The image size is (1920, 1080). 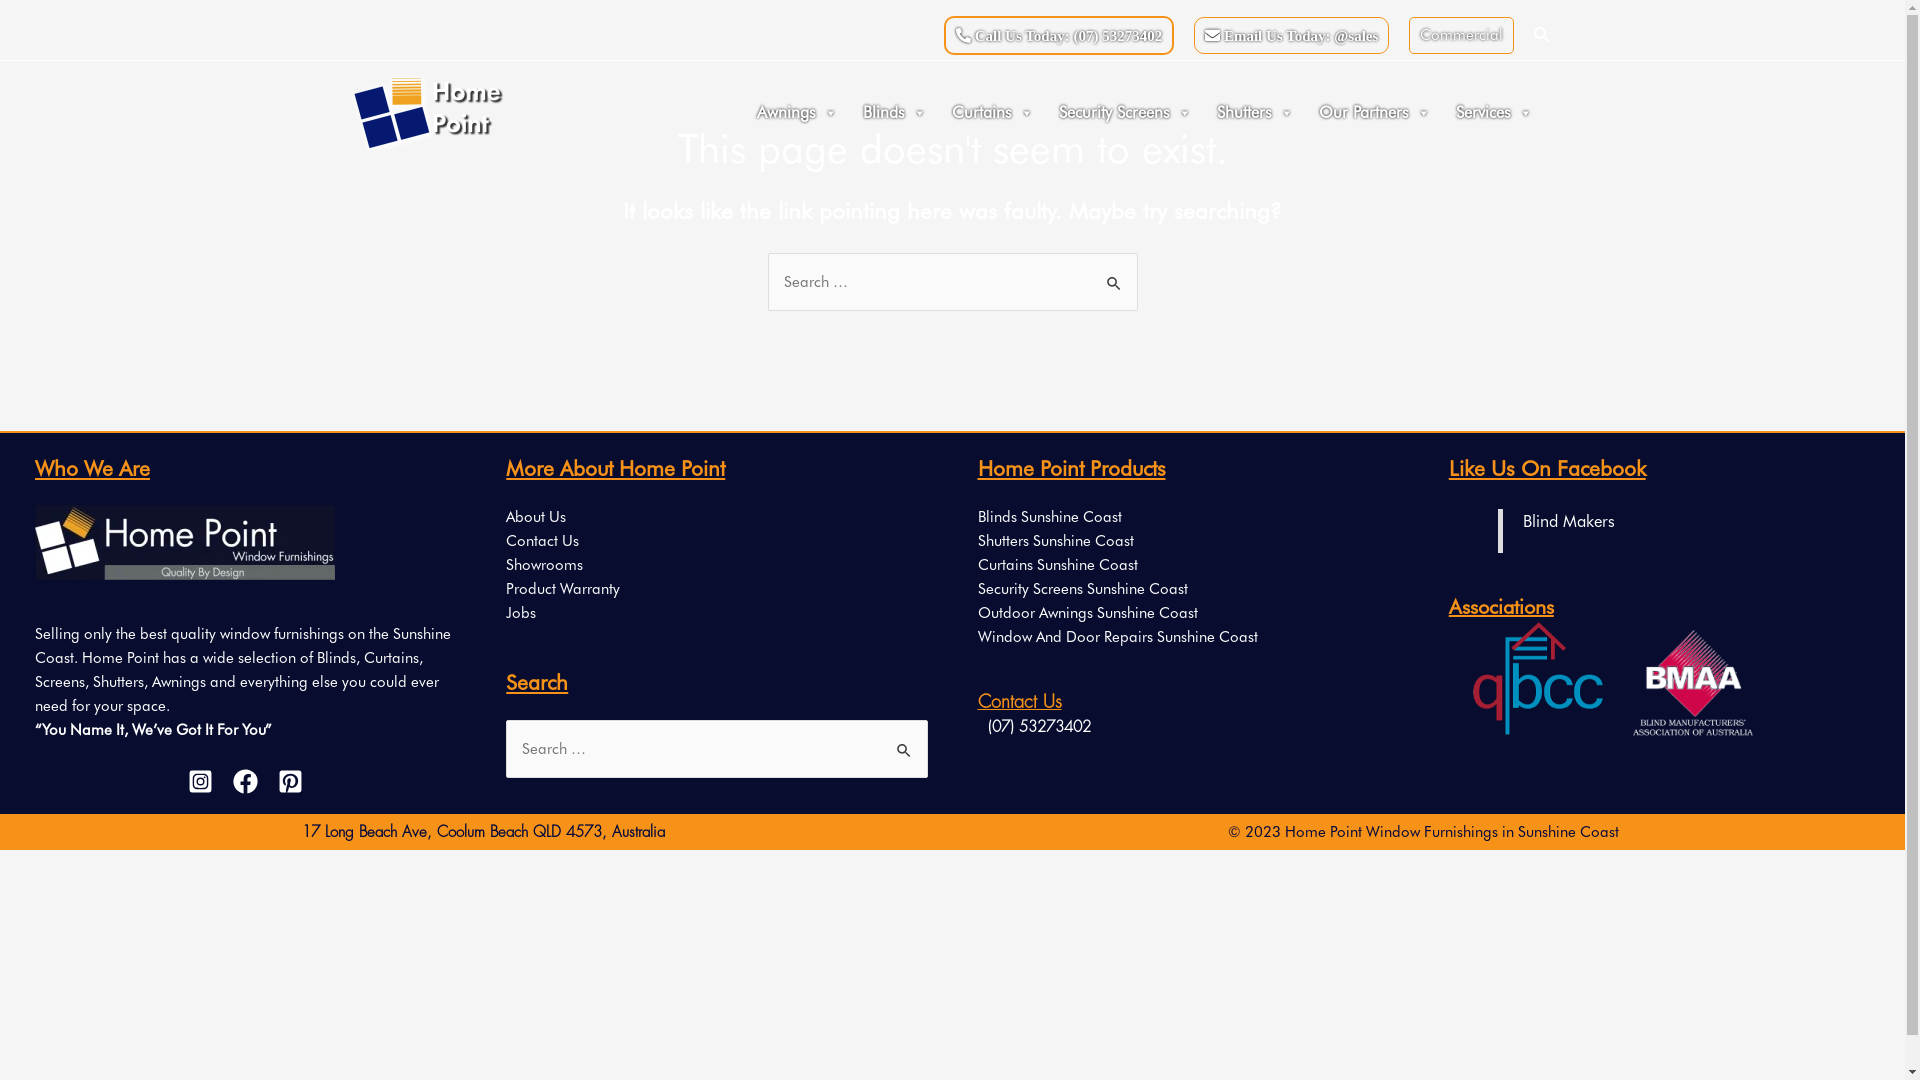 I want to click on 'Security Screens', so click(x=1128, y=112).